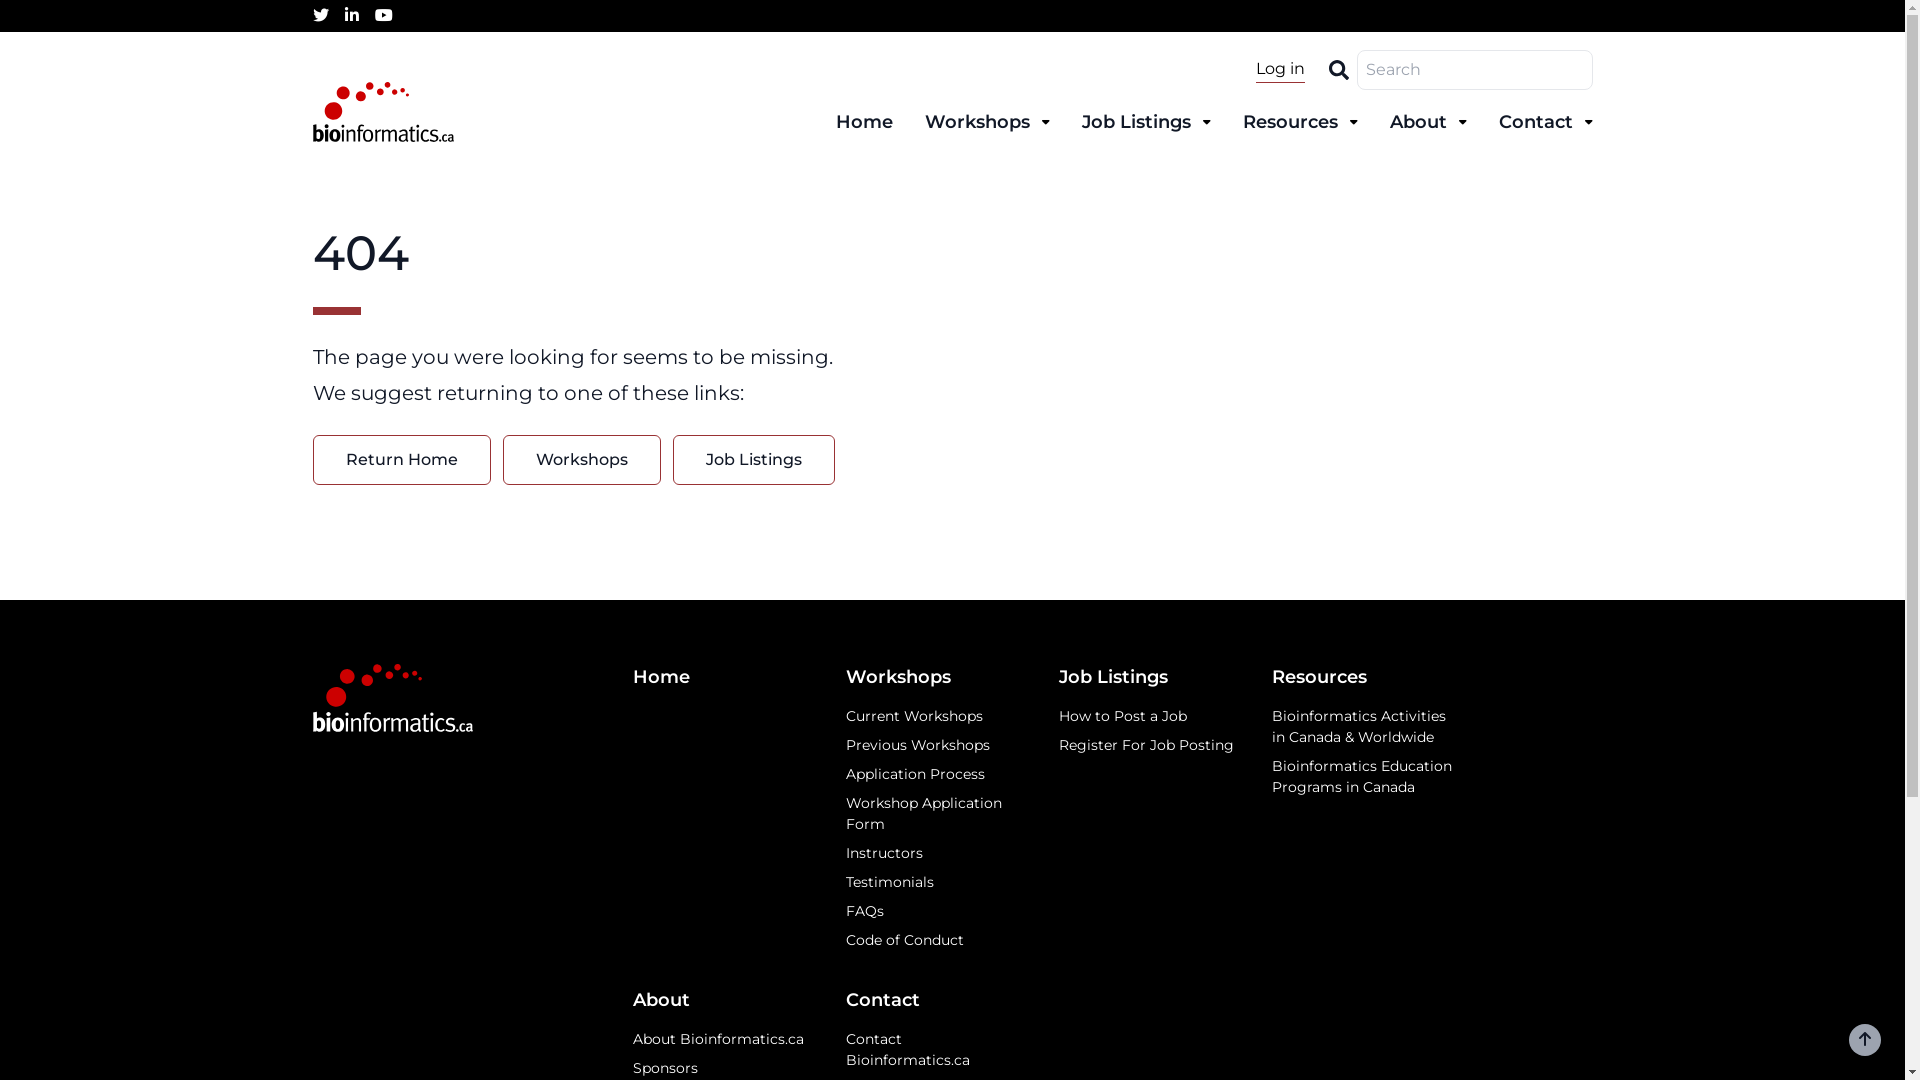 Image resolution: width=1920 pixels, height=1080 pixels. What do you see at coordinates (1058, 715) in the screenshot?
I see `'How to Post a Job'` at bounding box center [1058, 715].